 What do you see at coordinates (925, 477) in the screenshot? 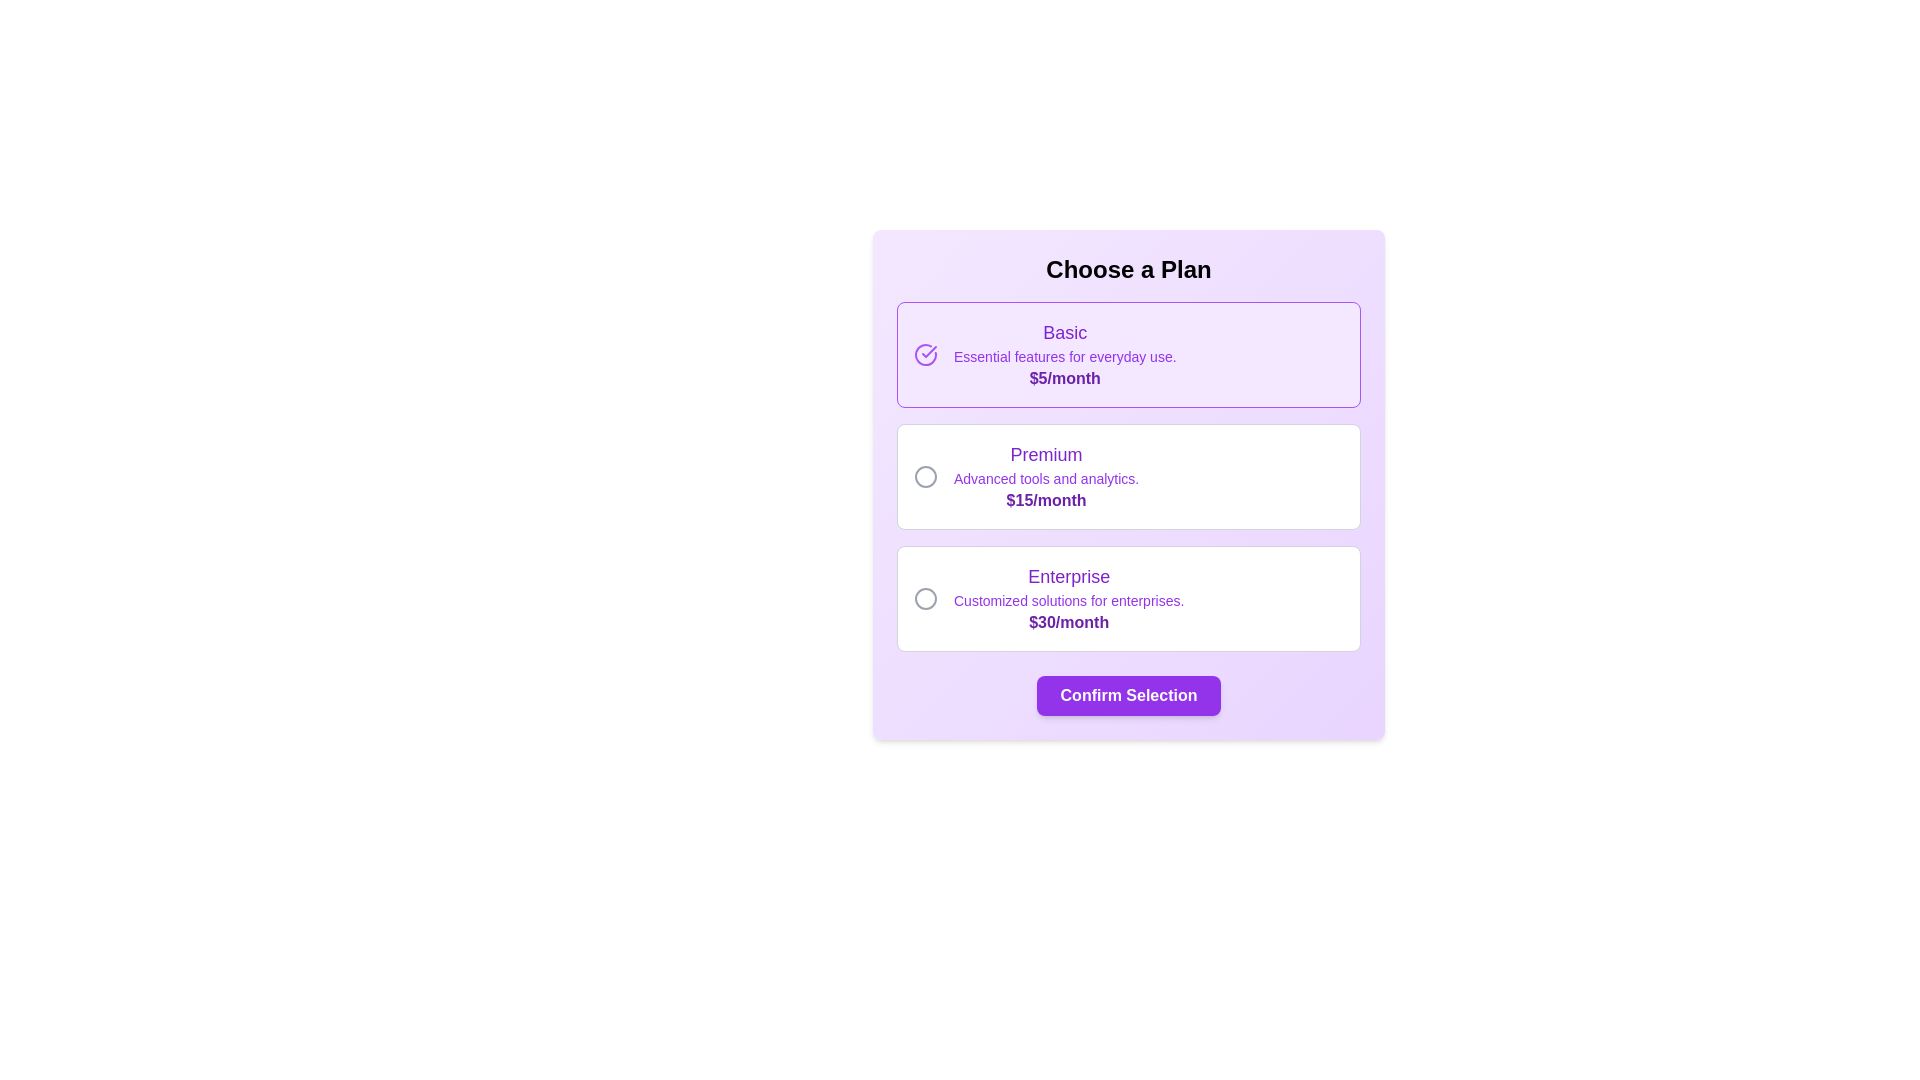
I see `the circular checkbox` at bounding box center [925, 477].